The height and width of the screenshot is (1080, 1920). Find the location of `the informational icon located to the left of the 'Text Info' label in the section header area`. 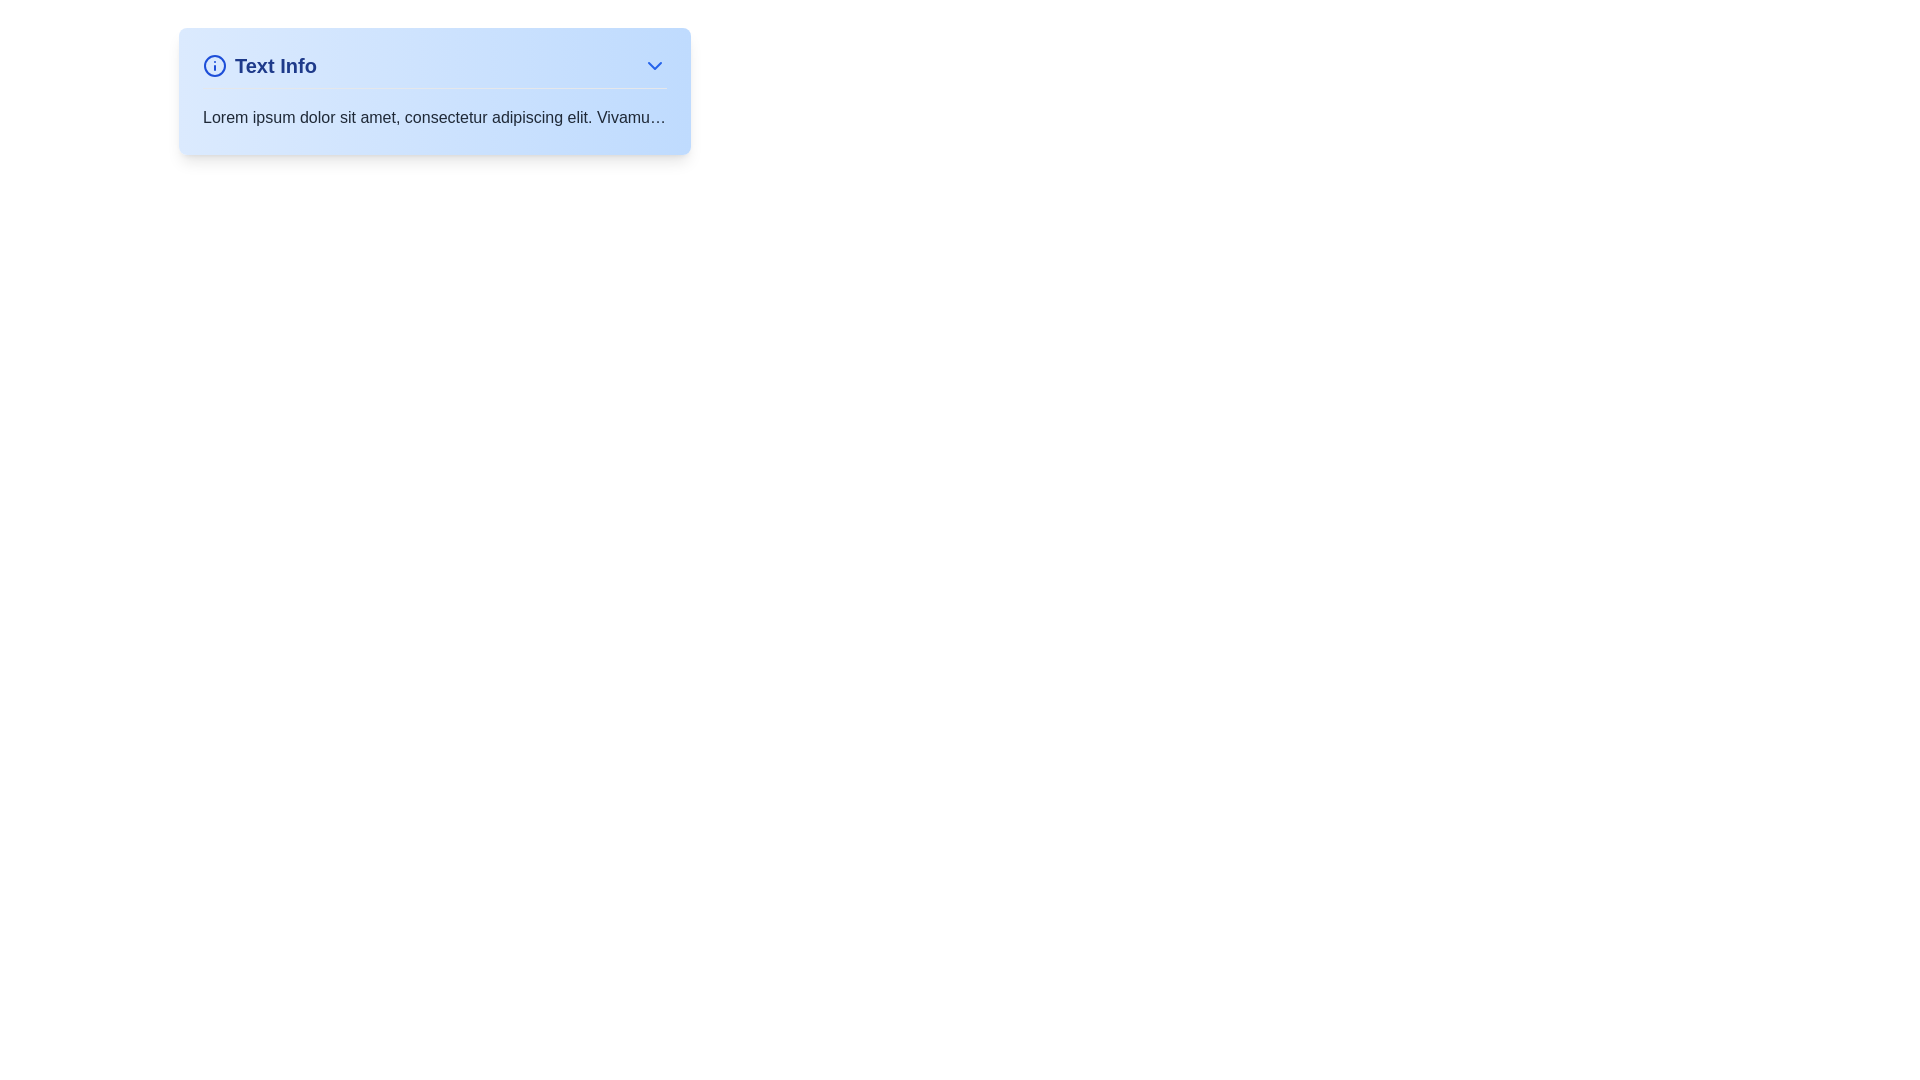

the informational icon located to the left of the 'Text Info' label in the section header area is located at coordinates (215, 64).